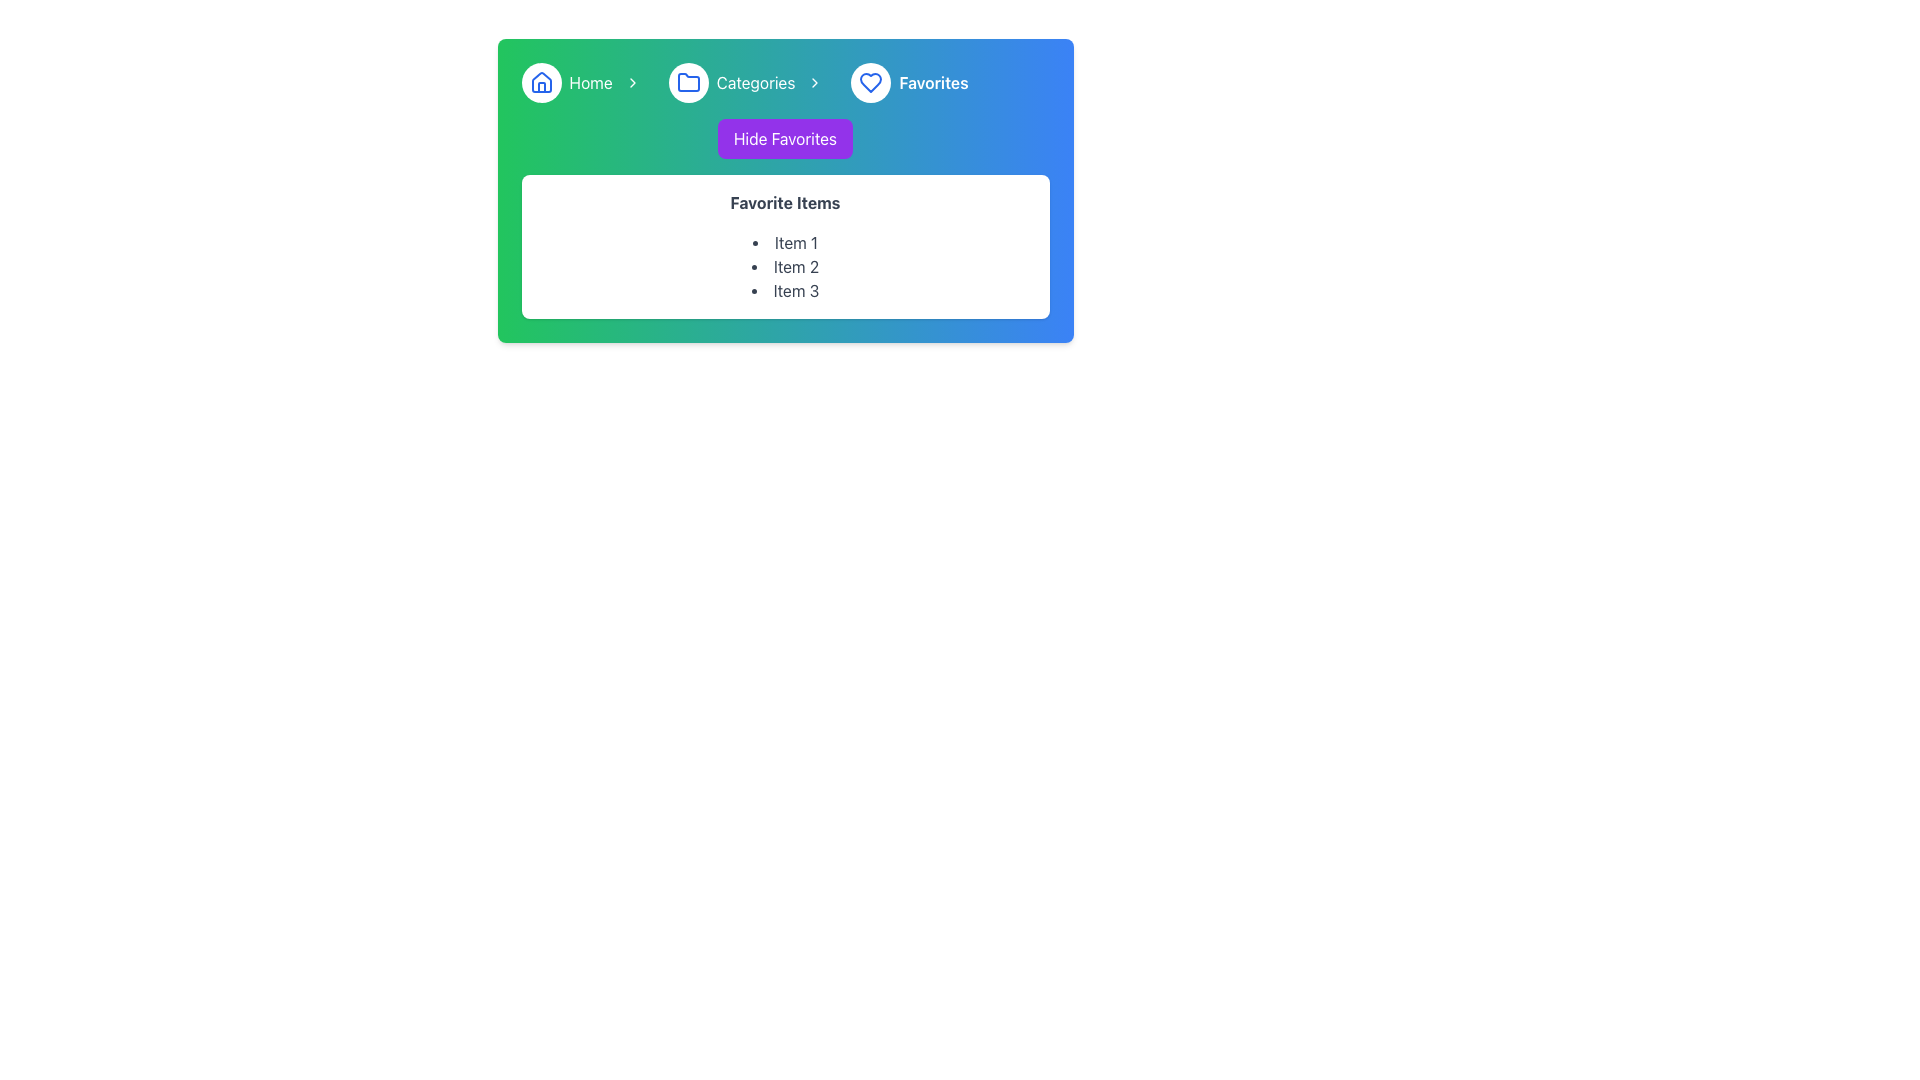  Describe the element at coordinates (815, 82) in the screenshot. I see `the rightward-pointing chevron icon, which is styled in white color and positioned next to the 'Categories' text in the breadcrumb navigation bar` at that location.